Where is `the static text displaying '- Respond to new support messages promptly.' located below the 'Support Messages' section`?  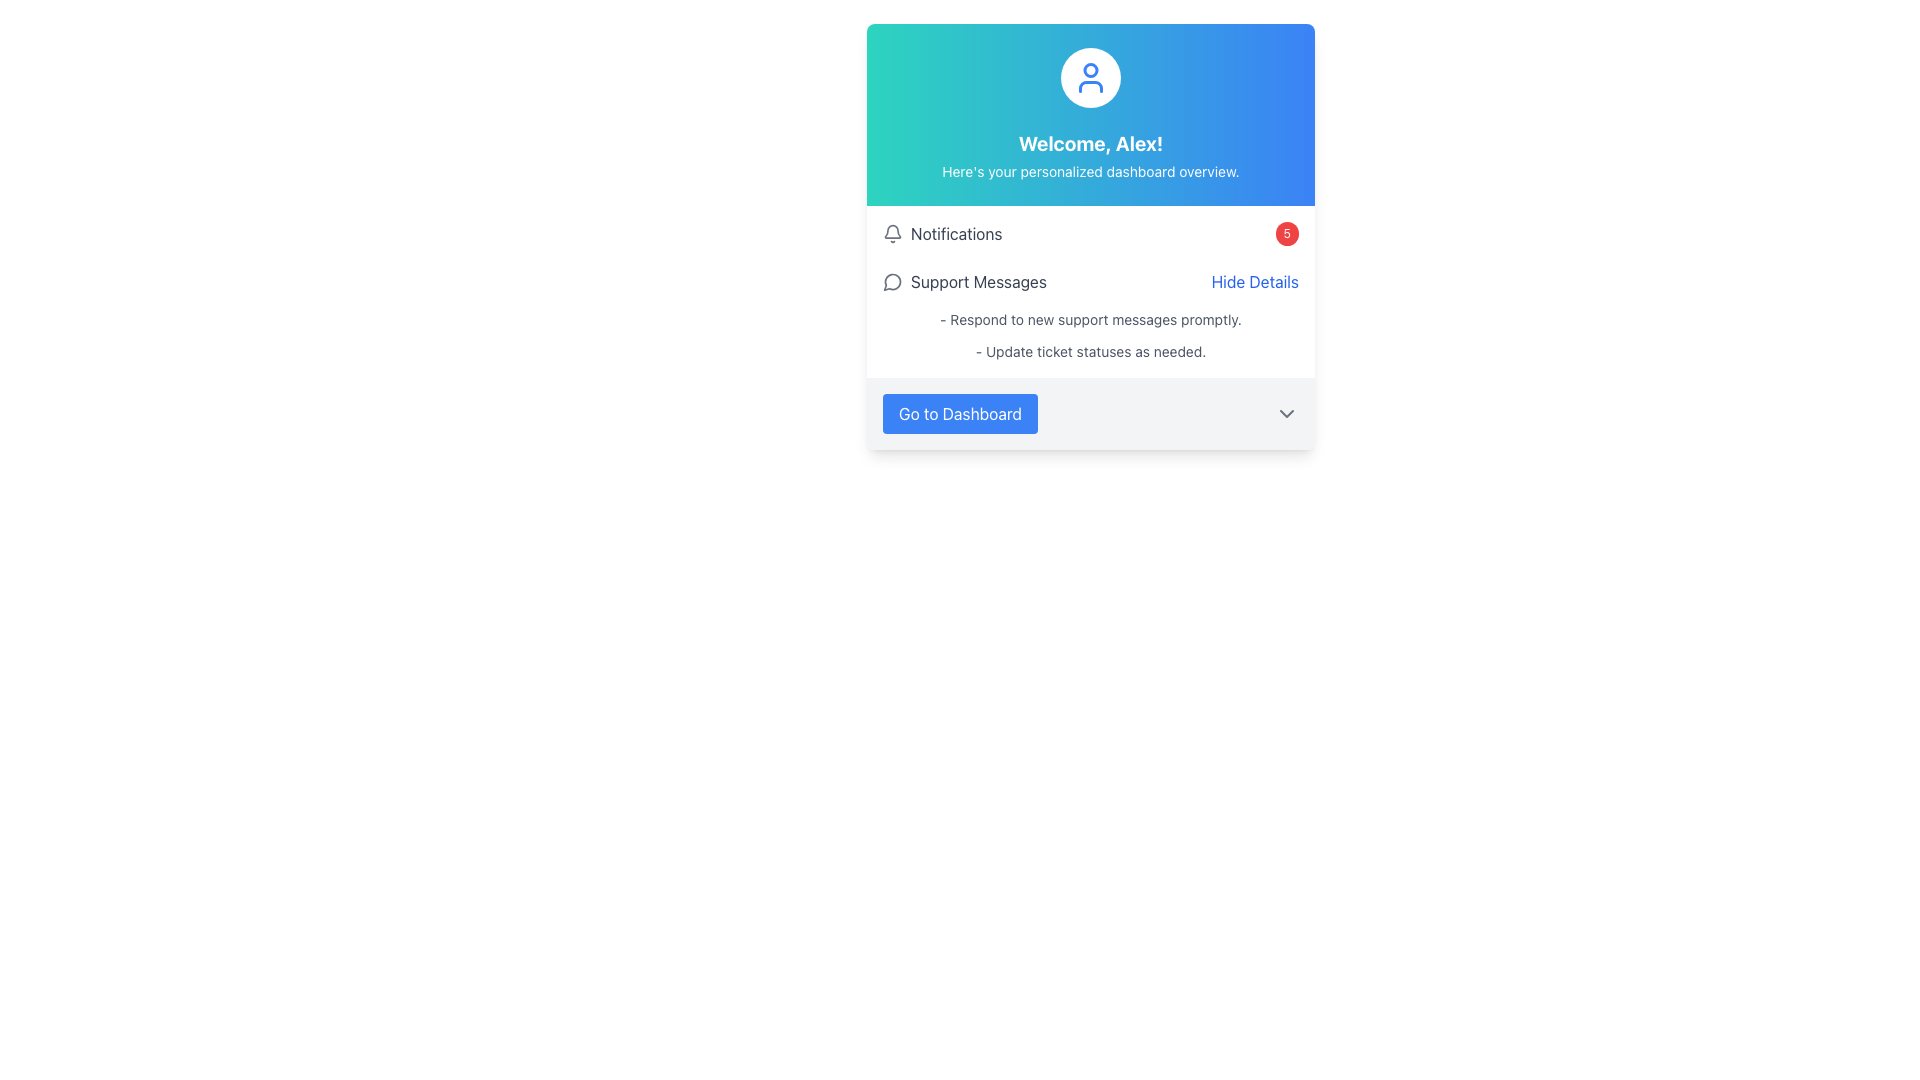 the static text displaying '- Respond to new support messages promptly.' located below the 'Support Messages' section is located at coordinates (1089, 319).